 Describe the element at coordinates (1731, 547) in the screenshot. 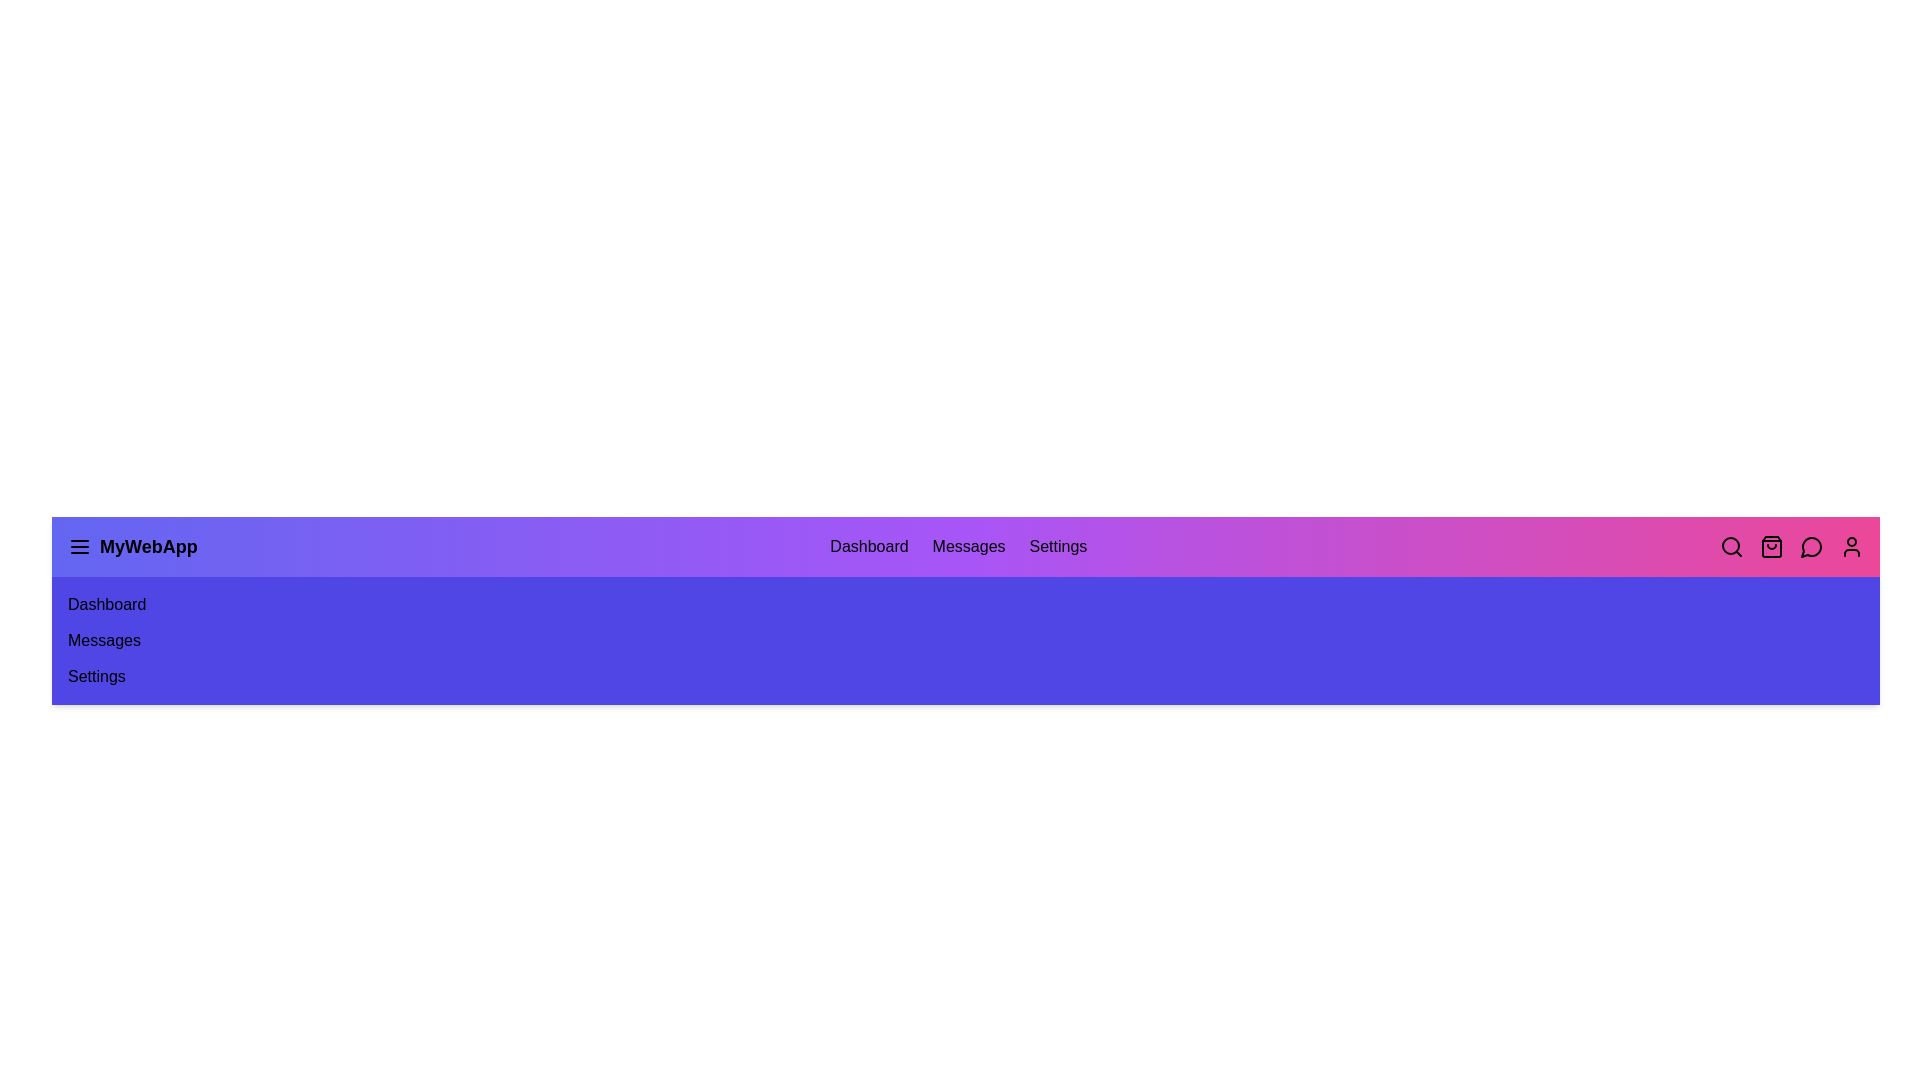

I see `the search icon in the EnhancedAppBar` at that location.